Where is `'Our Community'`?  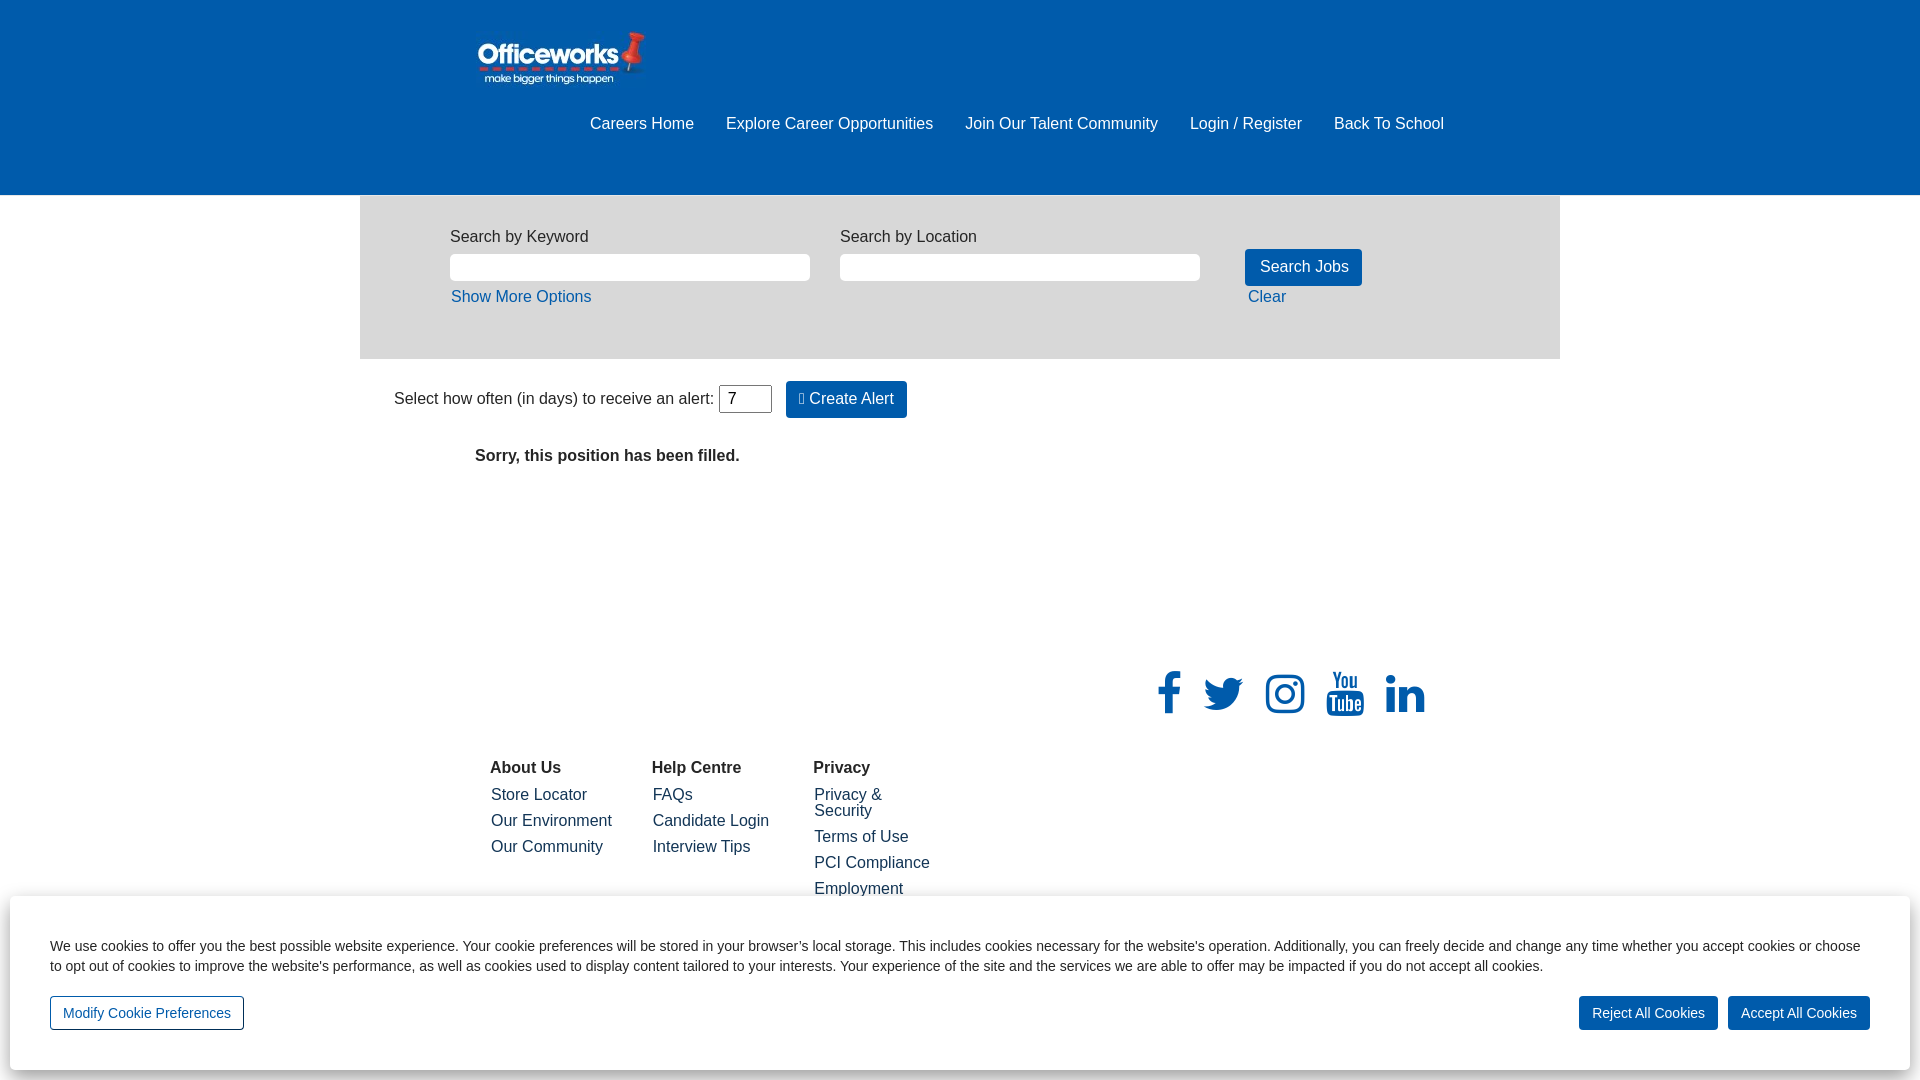
'Our Community' is located at coordinates (489, 847).